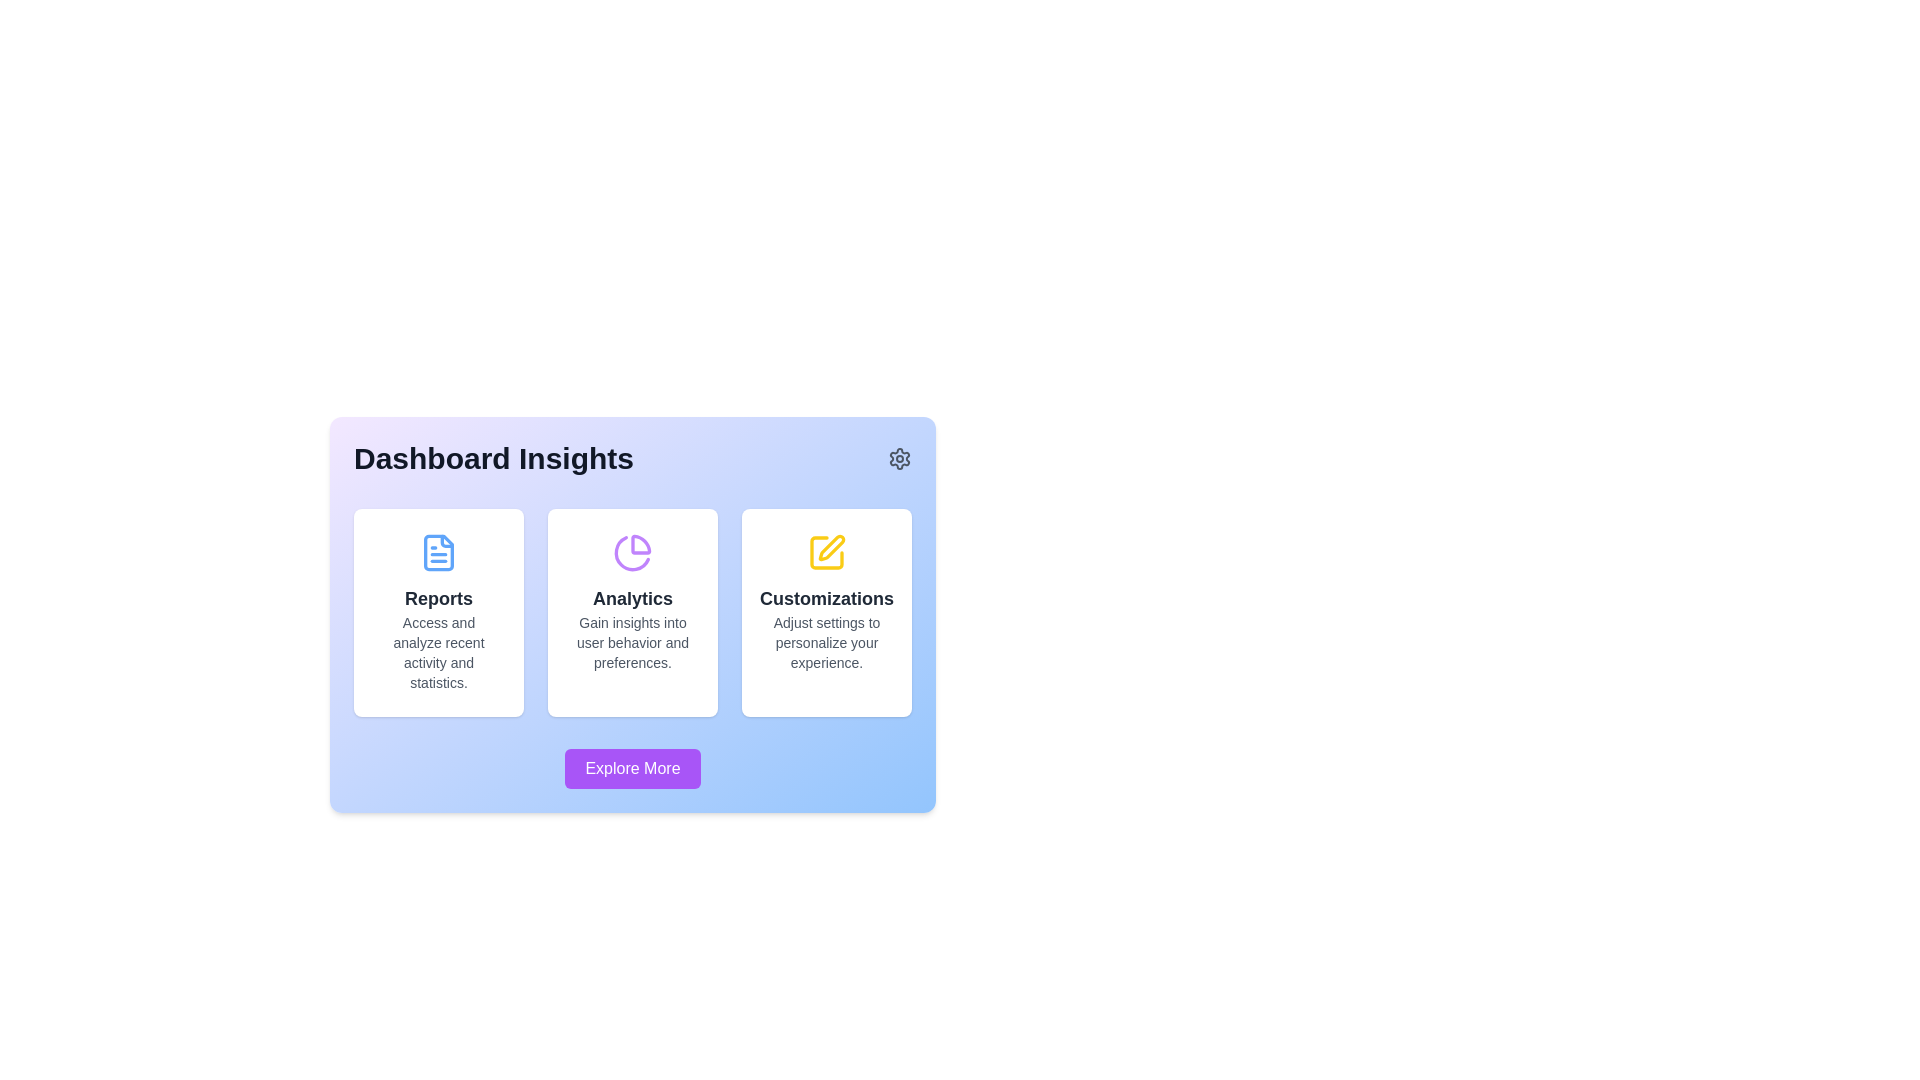 This screenshot has height=1080, width=1920. Describe the element at coordinates (831, 547) in the screenshot. I see `the pen icon located in the third card titled 'Customizations' within the 'Dashboard Insights' section` at that location.